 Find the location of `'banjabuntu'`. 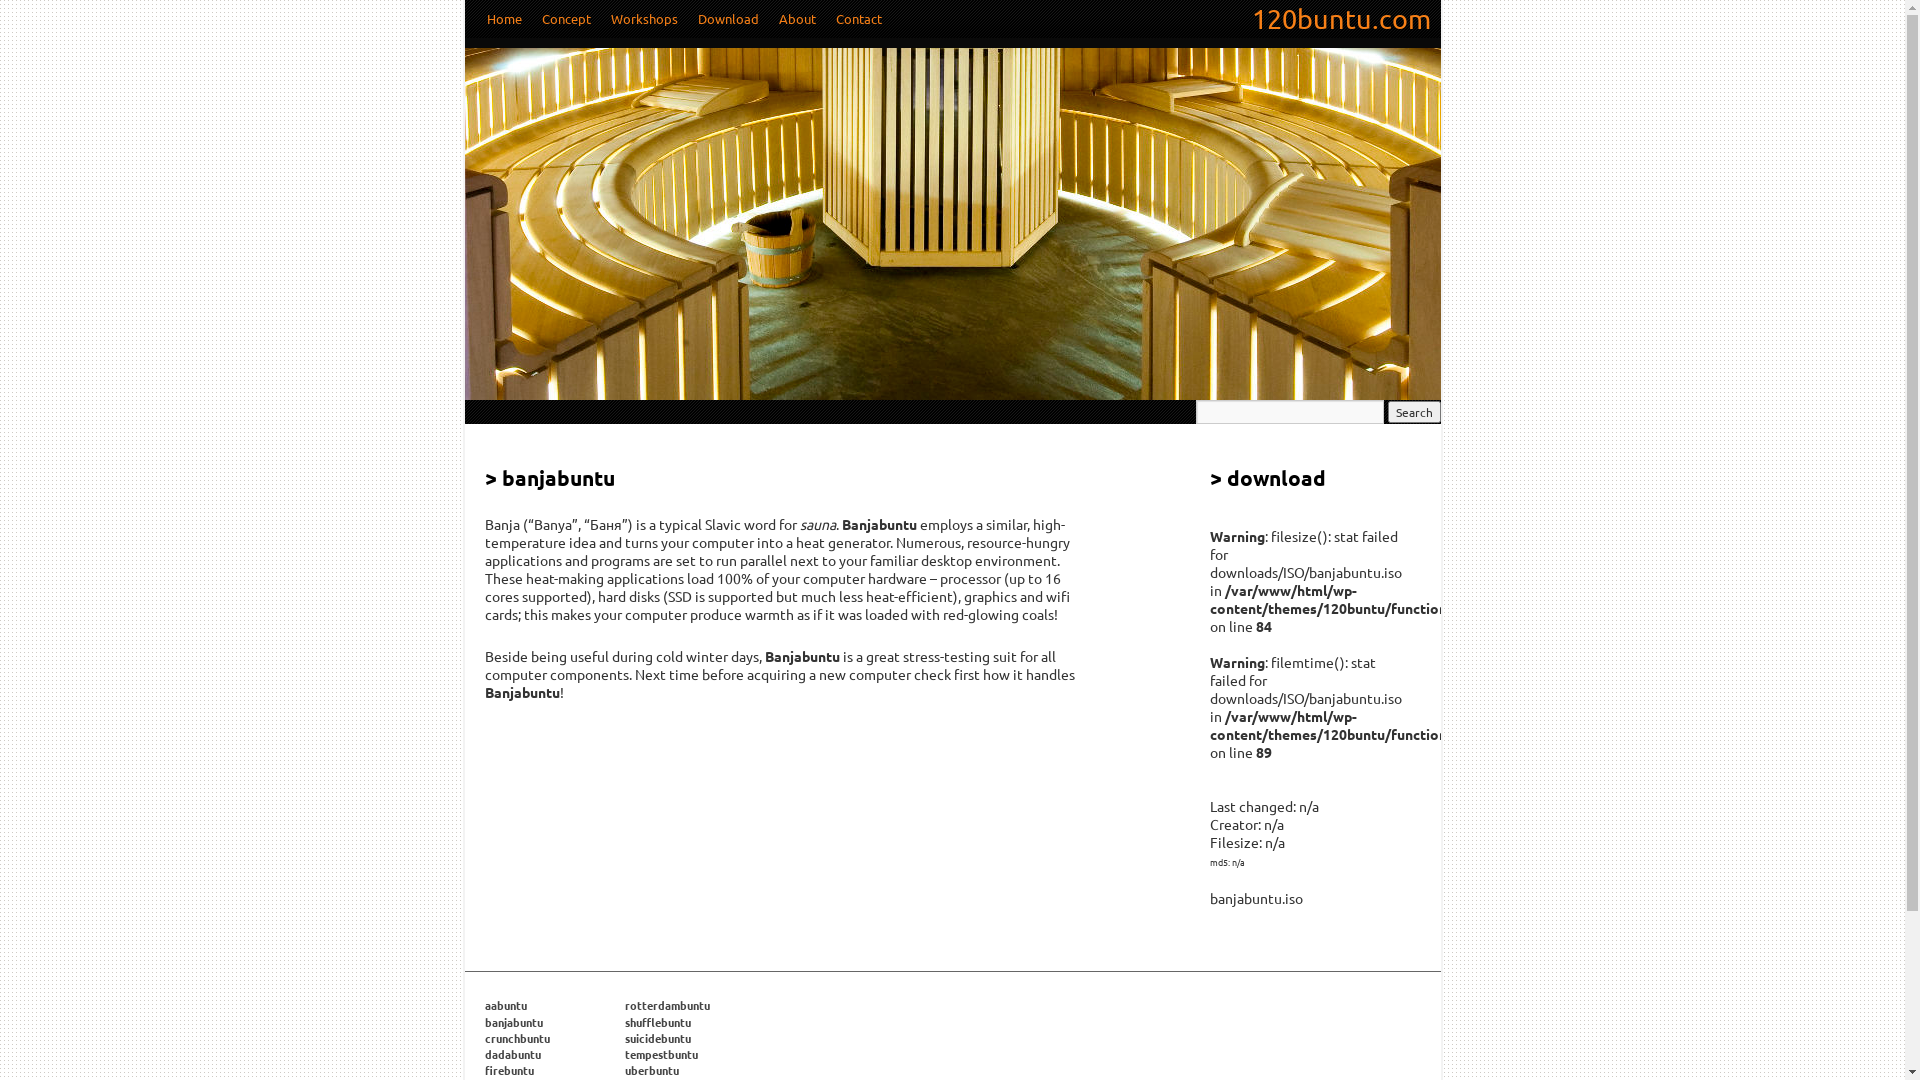

'banjabuntu' is located at coordinates (513, 1022).